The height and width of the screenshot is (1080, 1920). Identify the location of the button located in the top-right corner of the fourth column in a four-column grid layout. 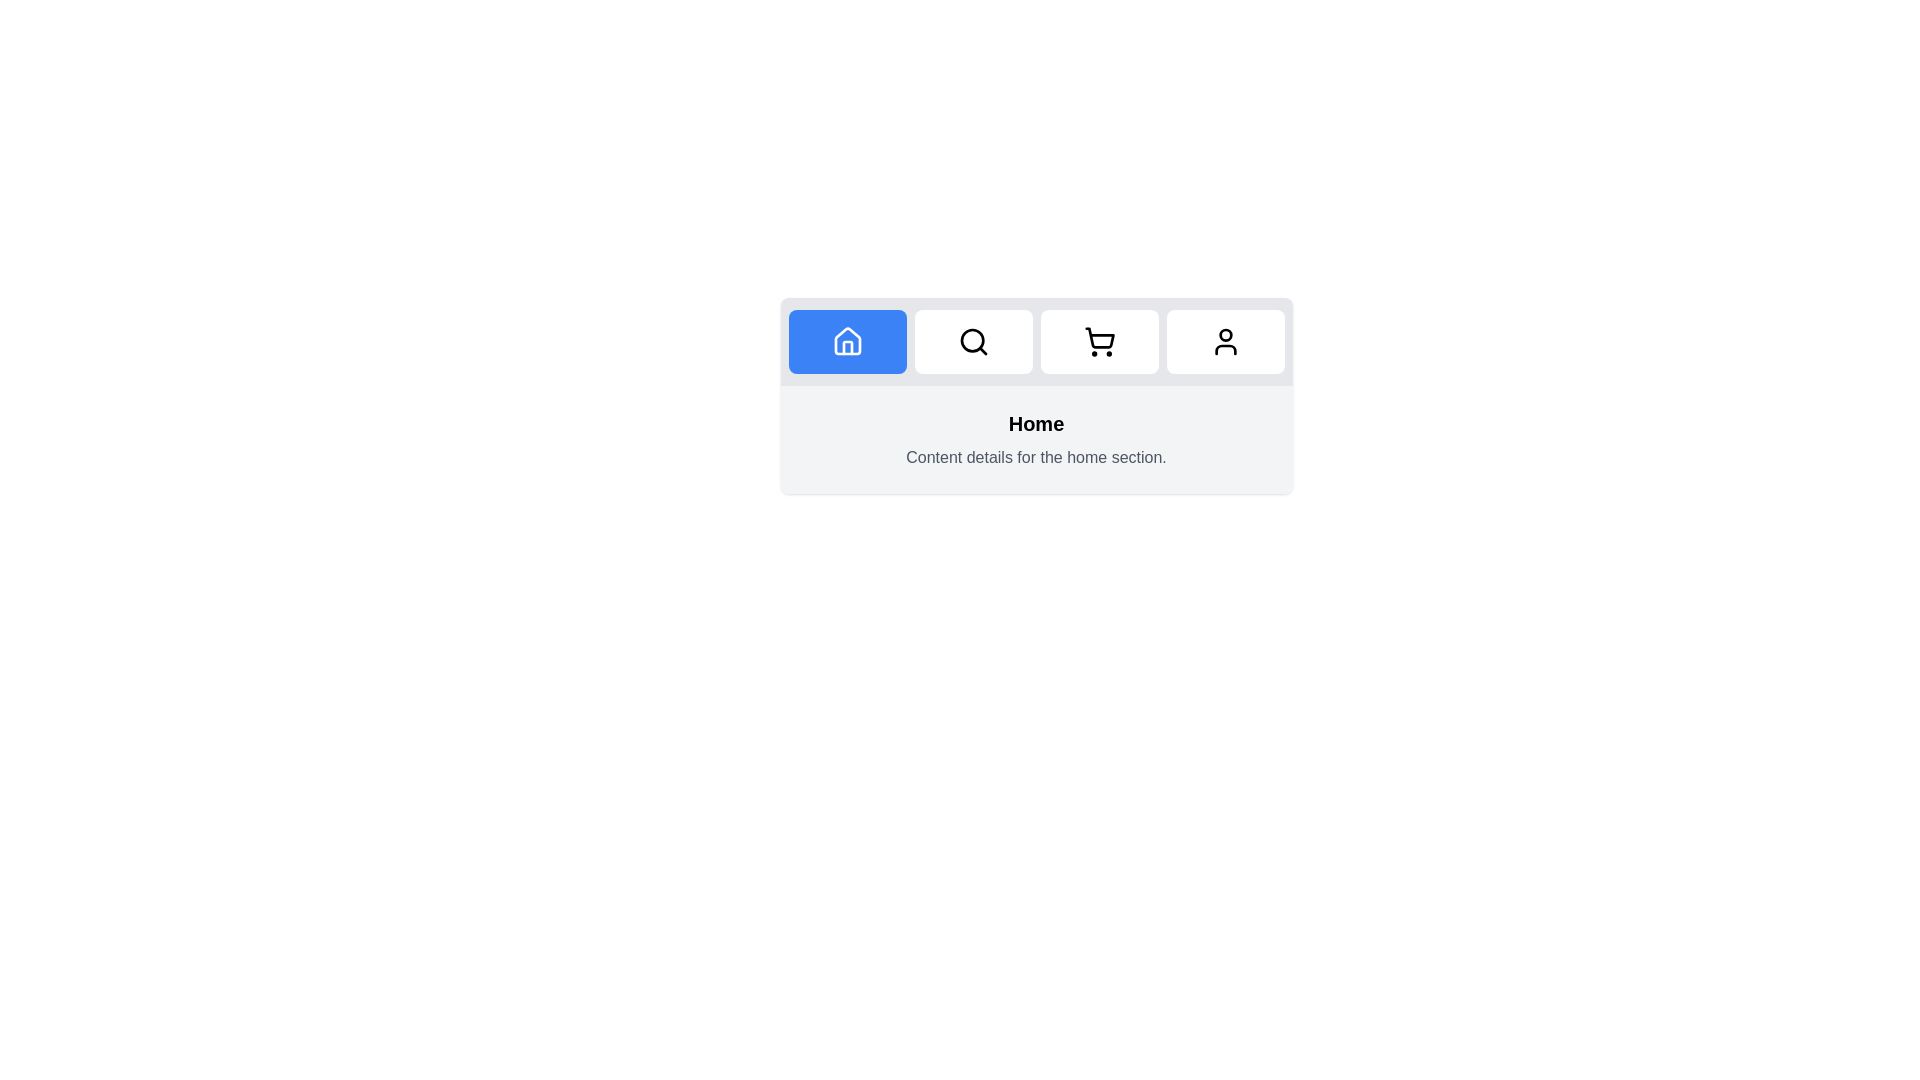
(1224, 341).